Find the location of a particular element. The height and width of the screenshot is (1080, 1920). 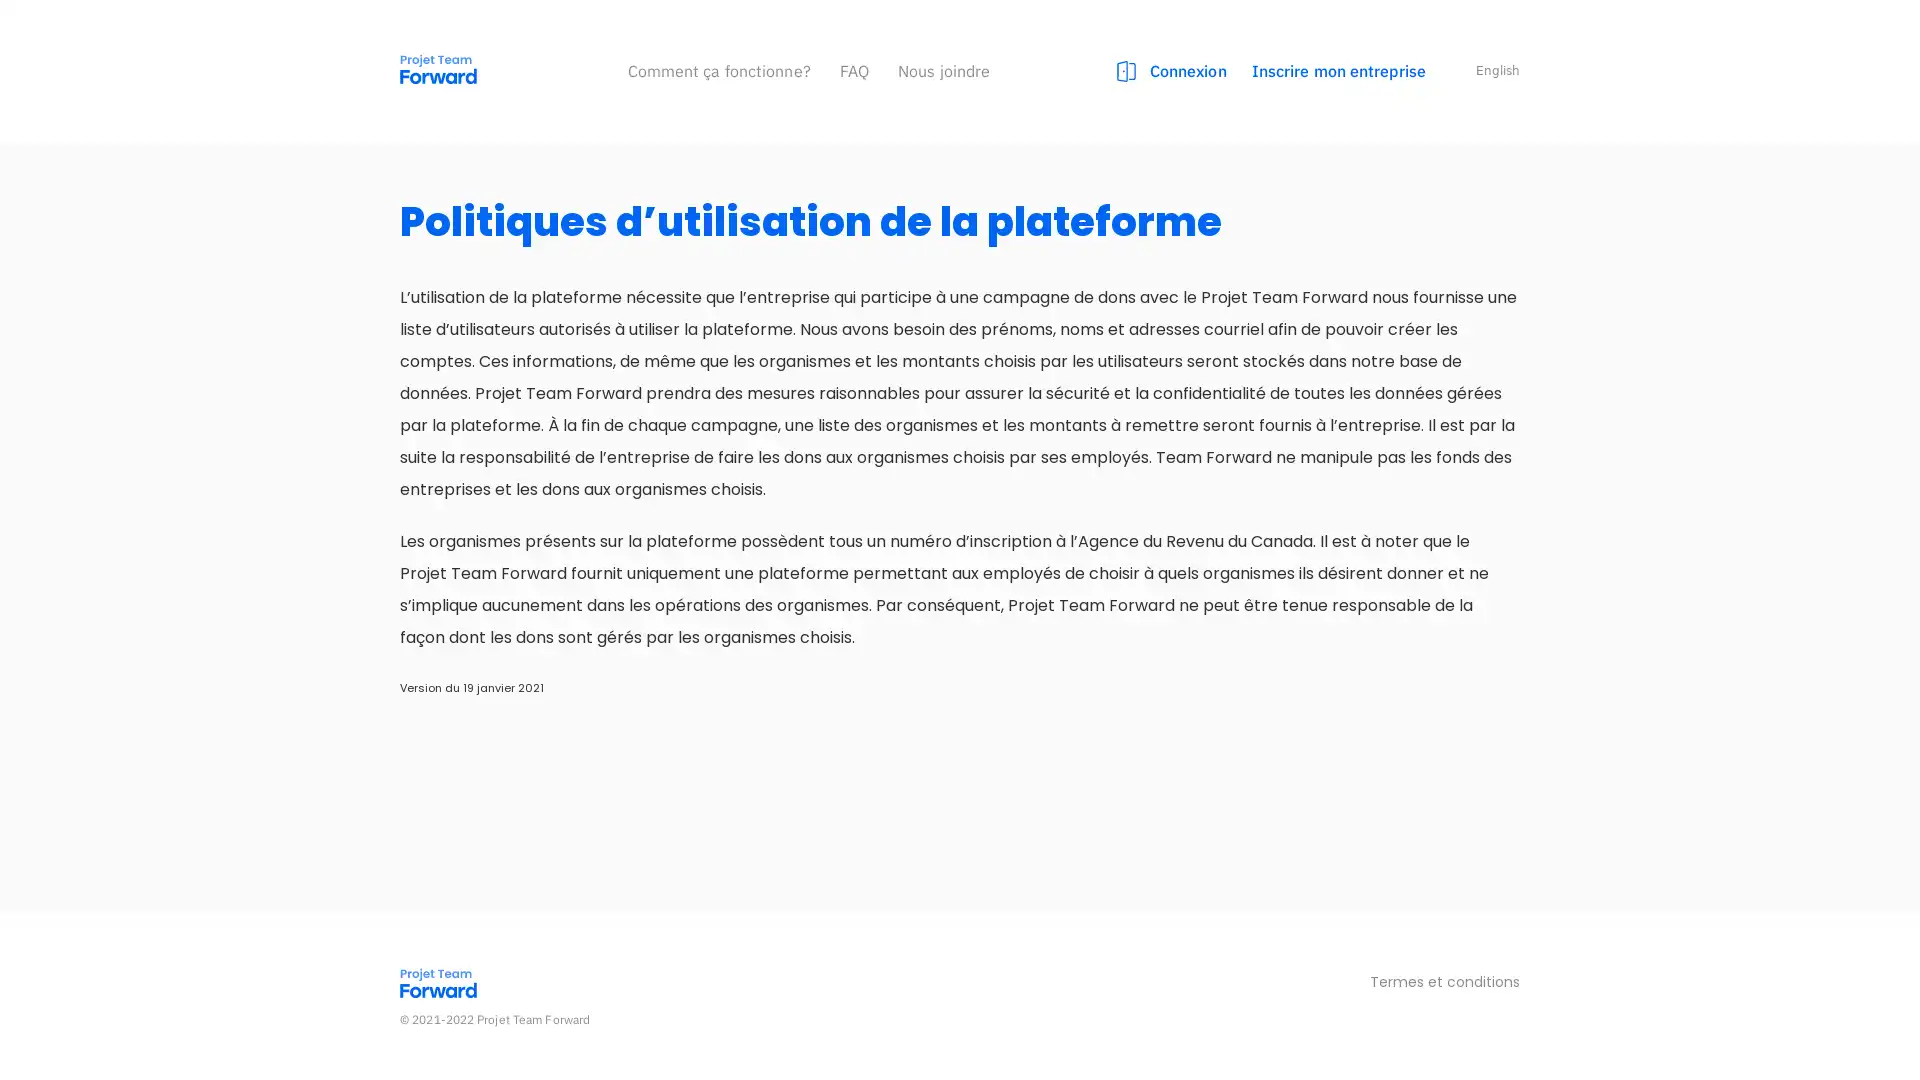

FAQ is located at coordinates (854, 69).